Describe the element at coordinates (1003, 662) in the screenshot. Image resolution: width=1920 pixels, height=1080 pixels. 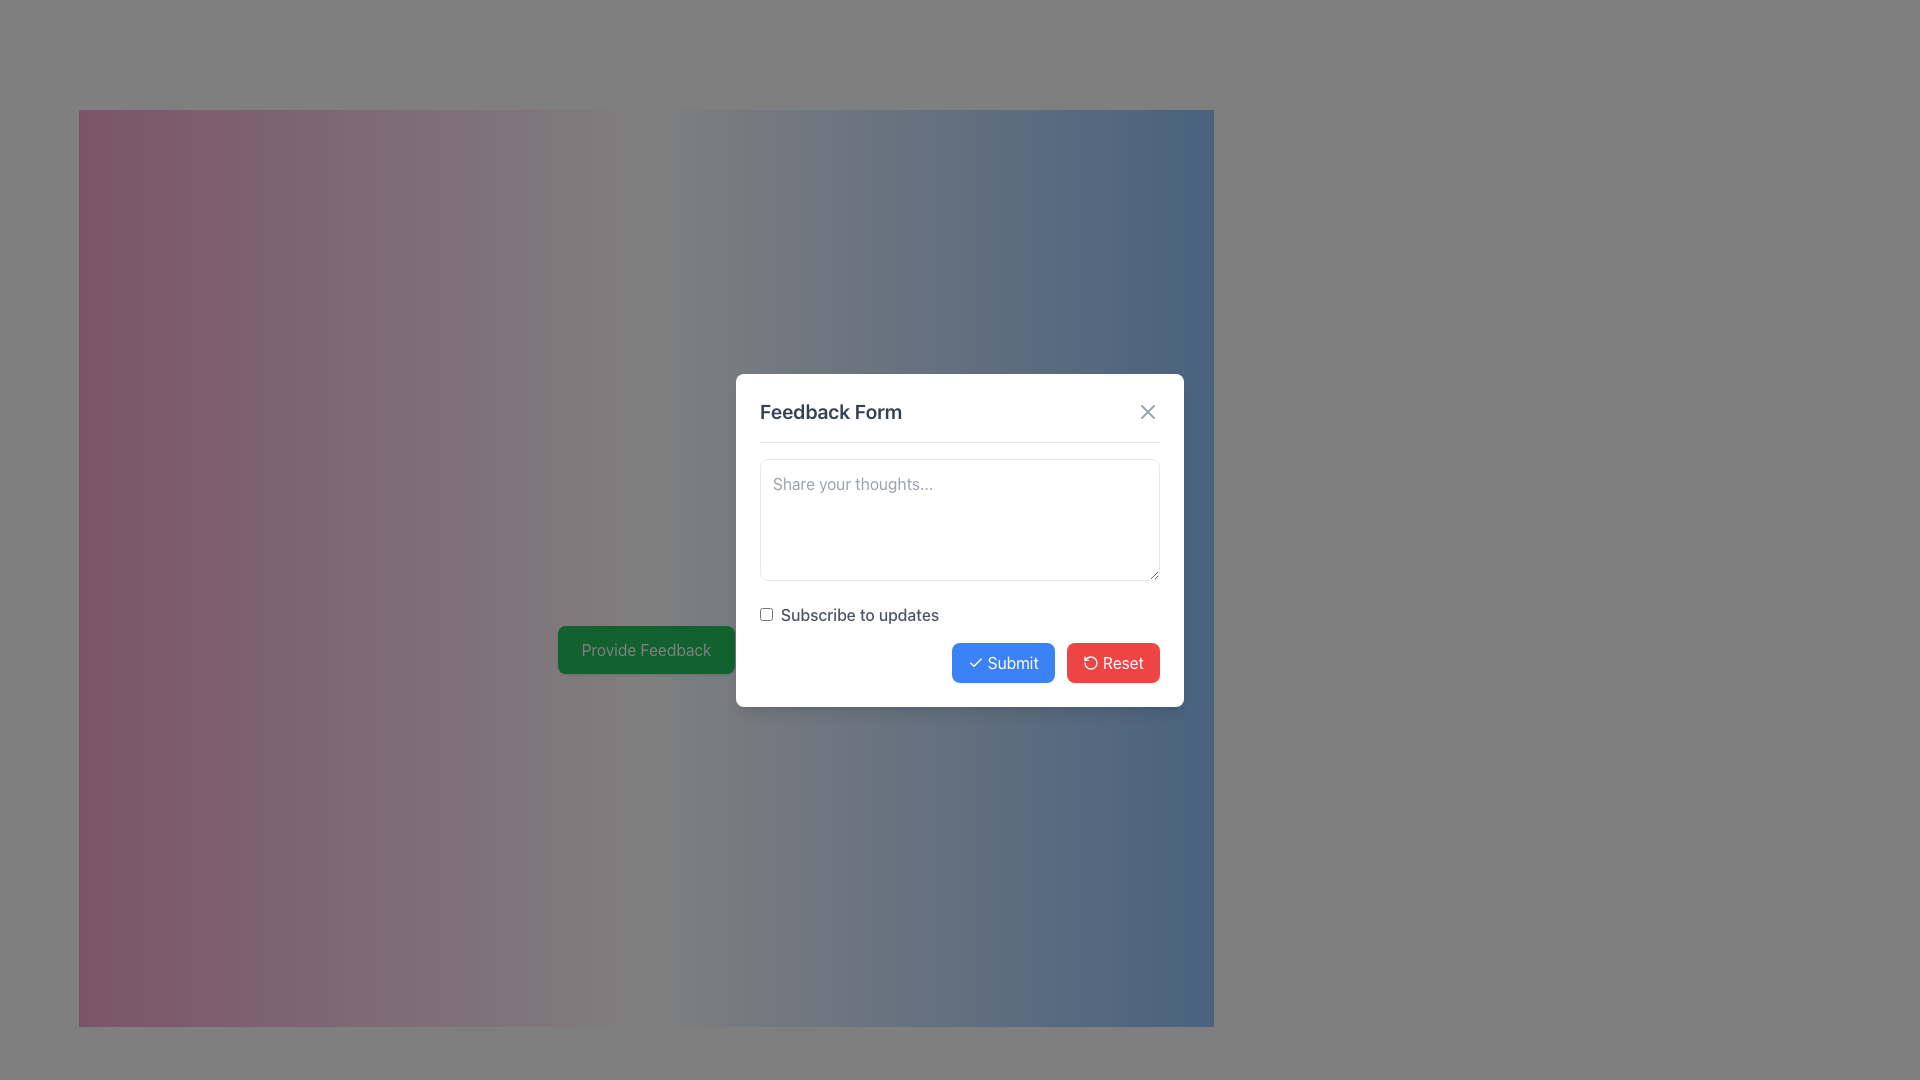
I see `the submission button located in the lower-right section of the 'Feedback Form' modal to observe the hover effect` at that location.